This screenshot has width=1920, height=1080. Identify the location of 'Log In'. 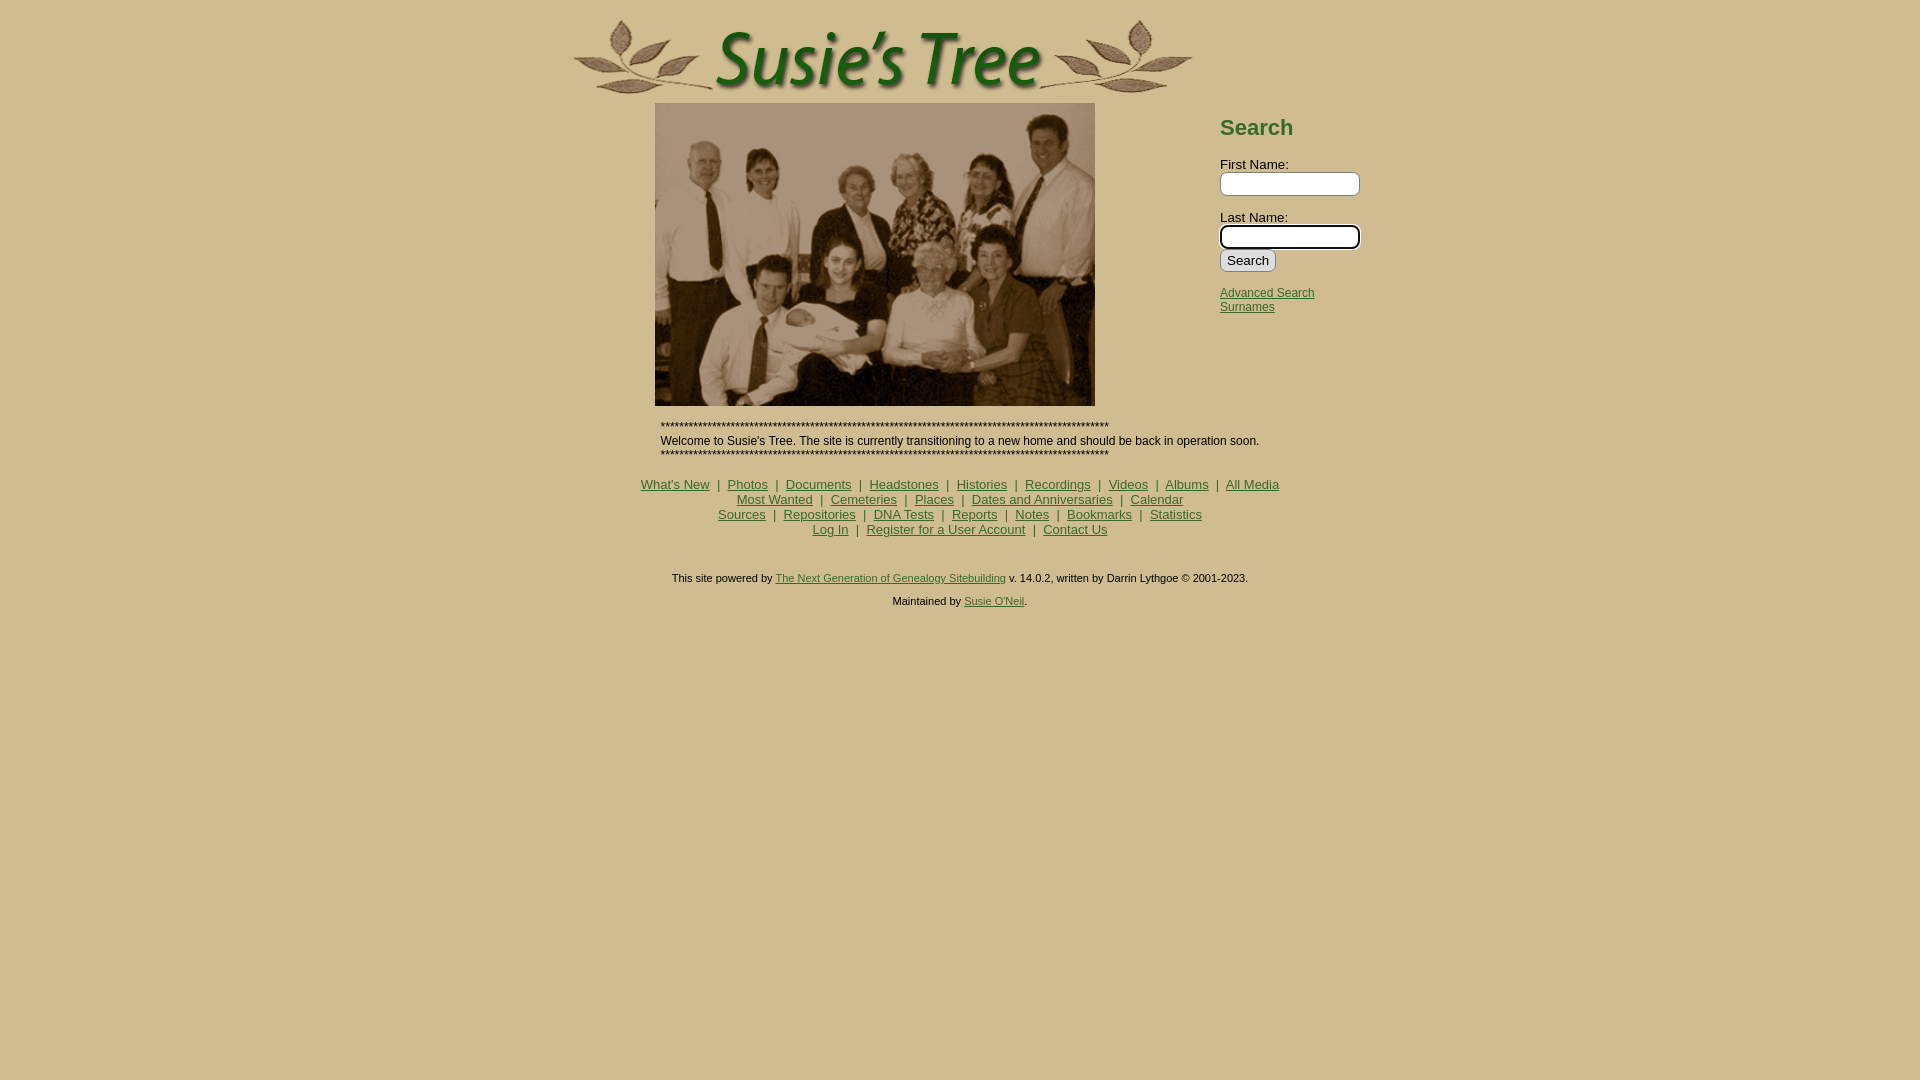
(830, 528).